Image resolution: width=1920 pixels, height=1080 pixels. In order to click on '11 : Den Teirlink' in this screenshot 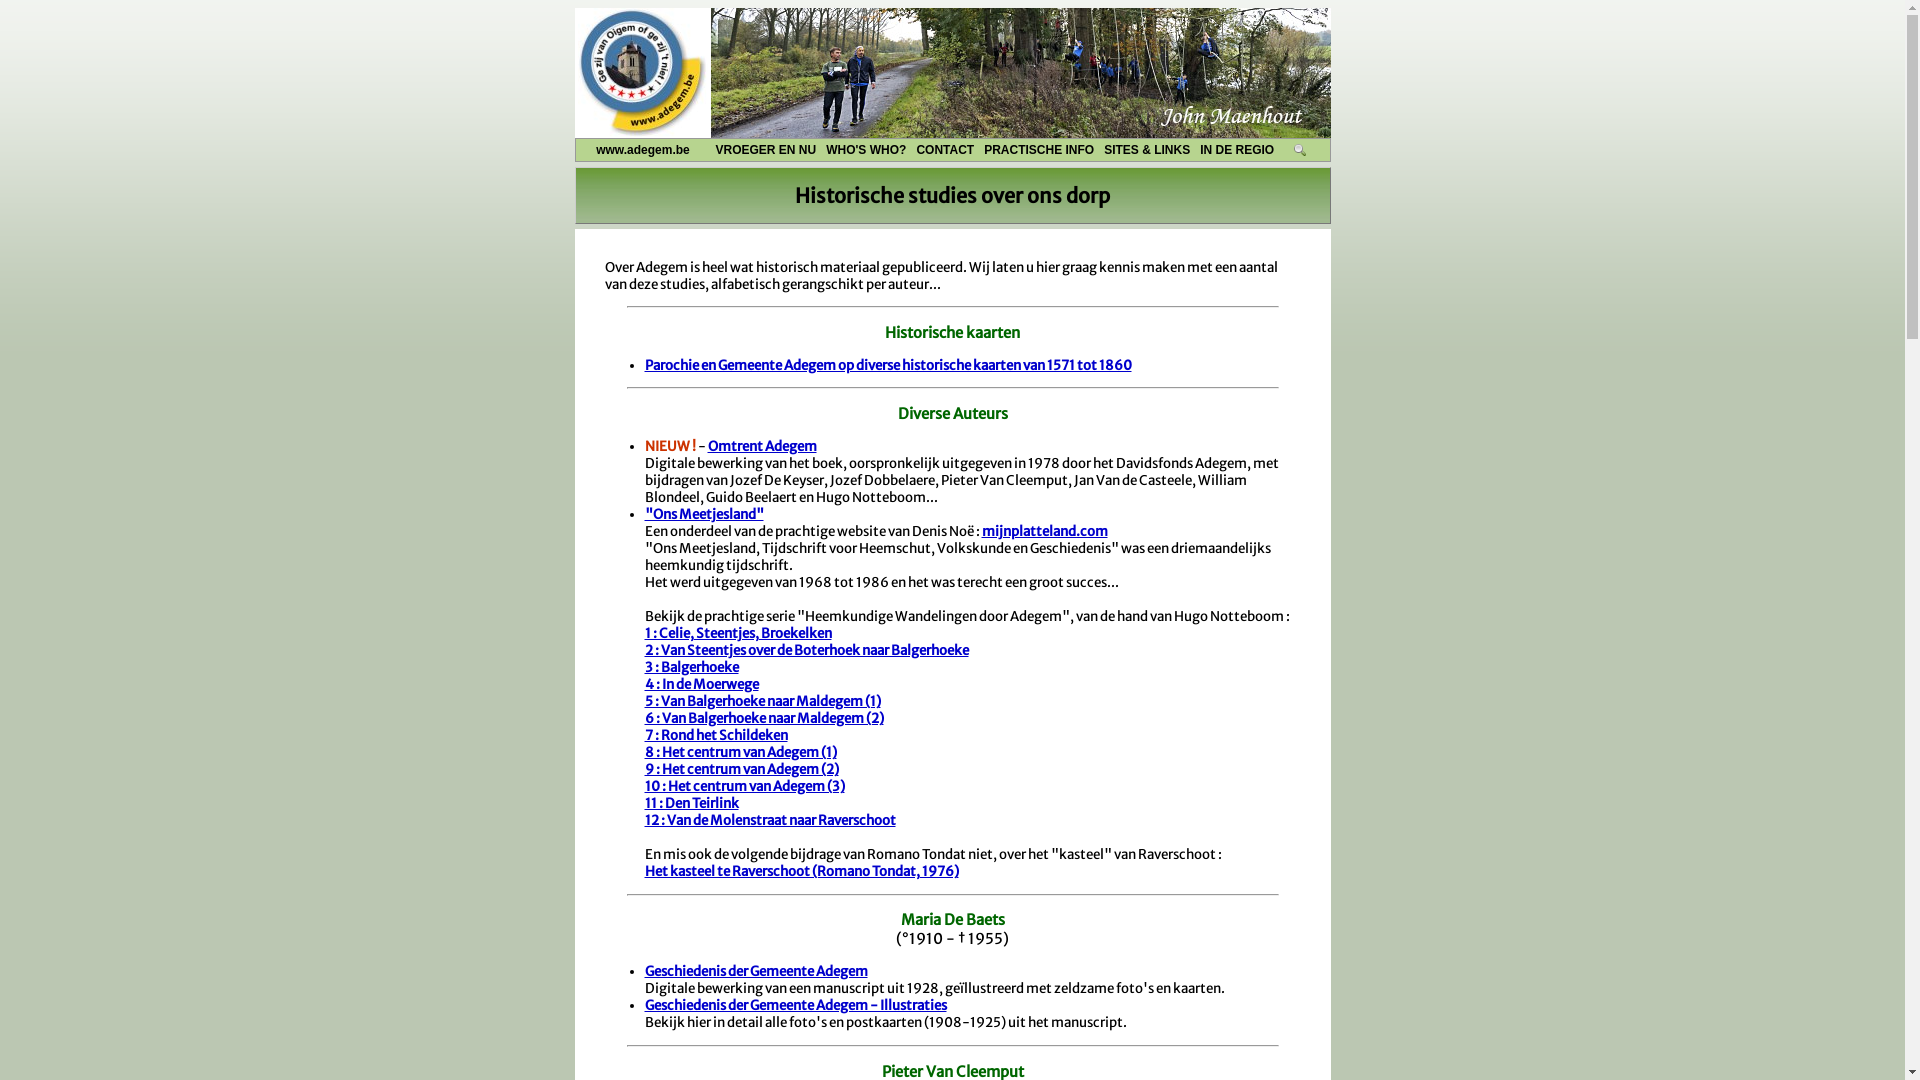, I will do `click(643, 802)`.